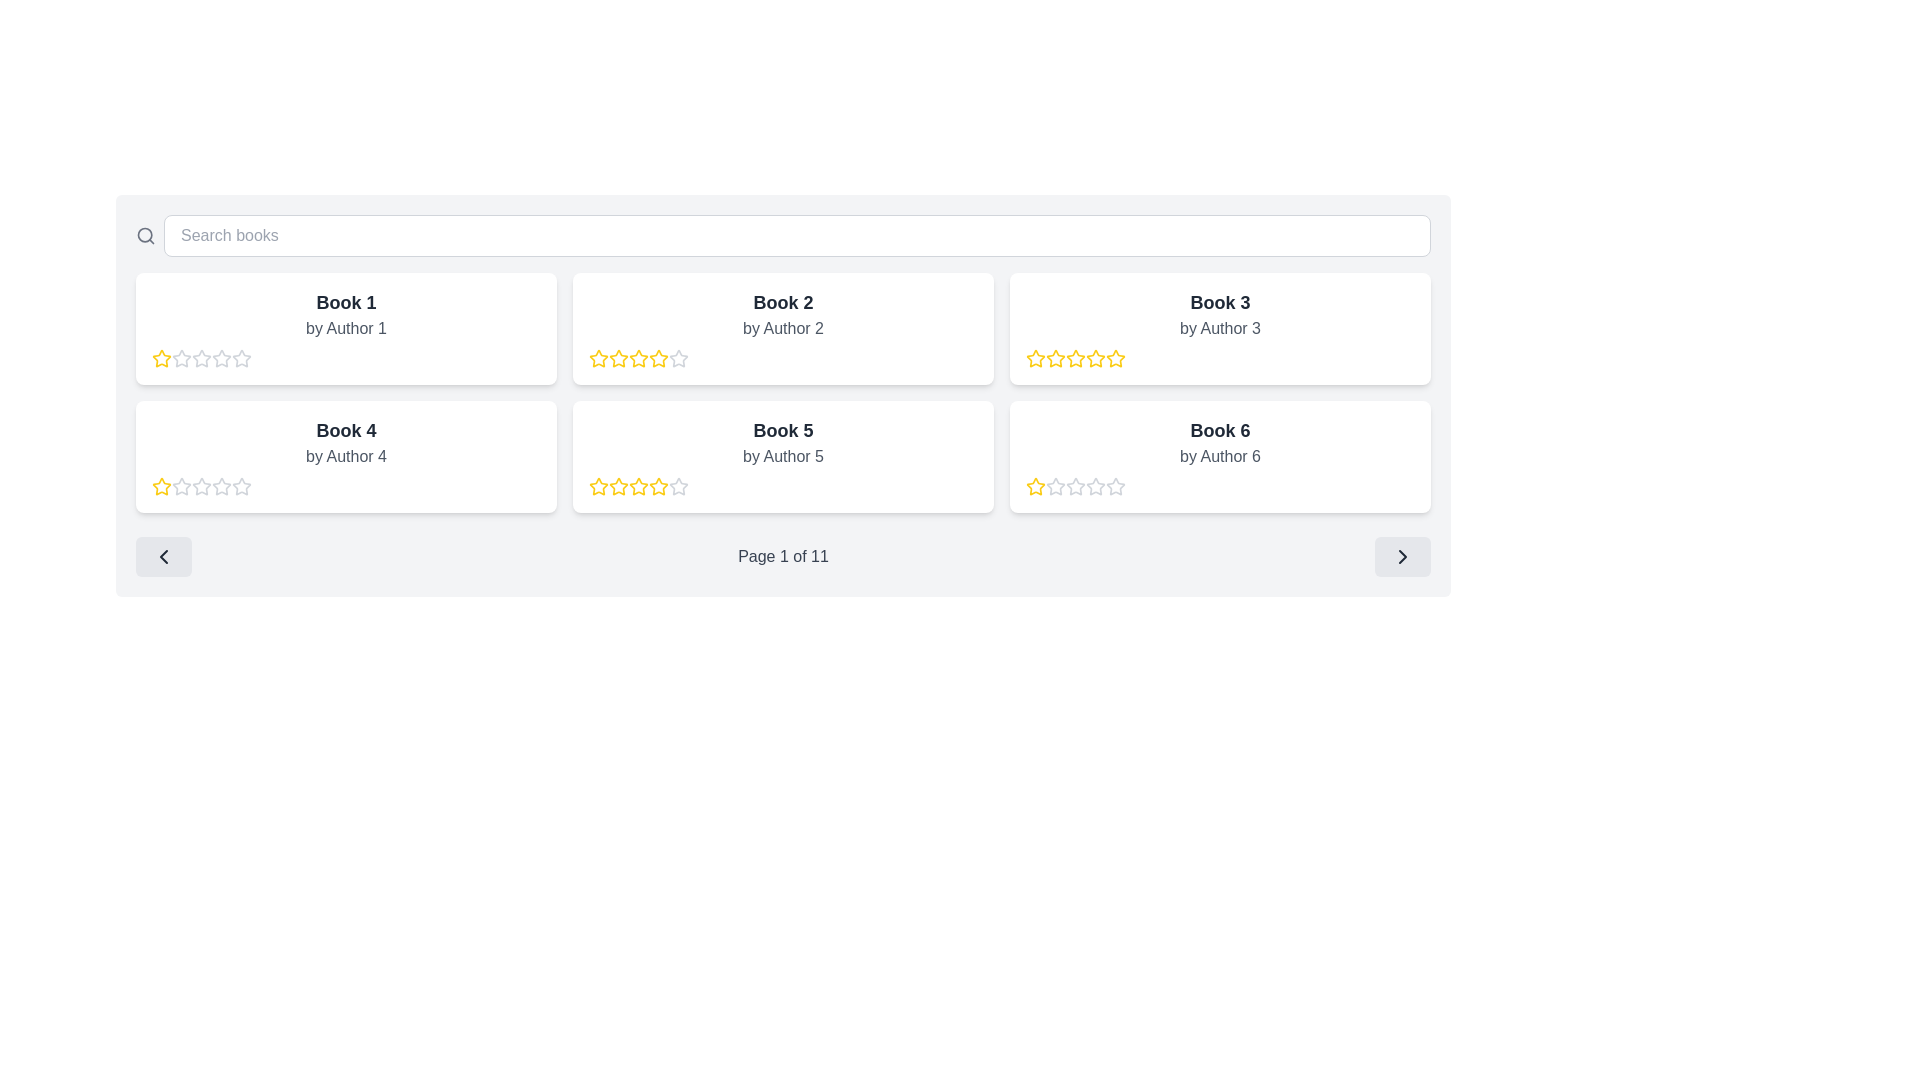 Image resolution: width=1920 pixels, height=1080 pixels. What do you see at coordinates (782, 486) in the screenshot?
I see `a star in the rating component located at the bottom of the card labeled 'Book 5 by Author 5' to set a rating` at bounding box center [782, 486].